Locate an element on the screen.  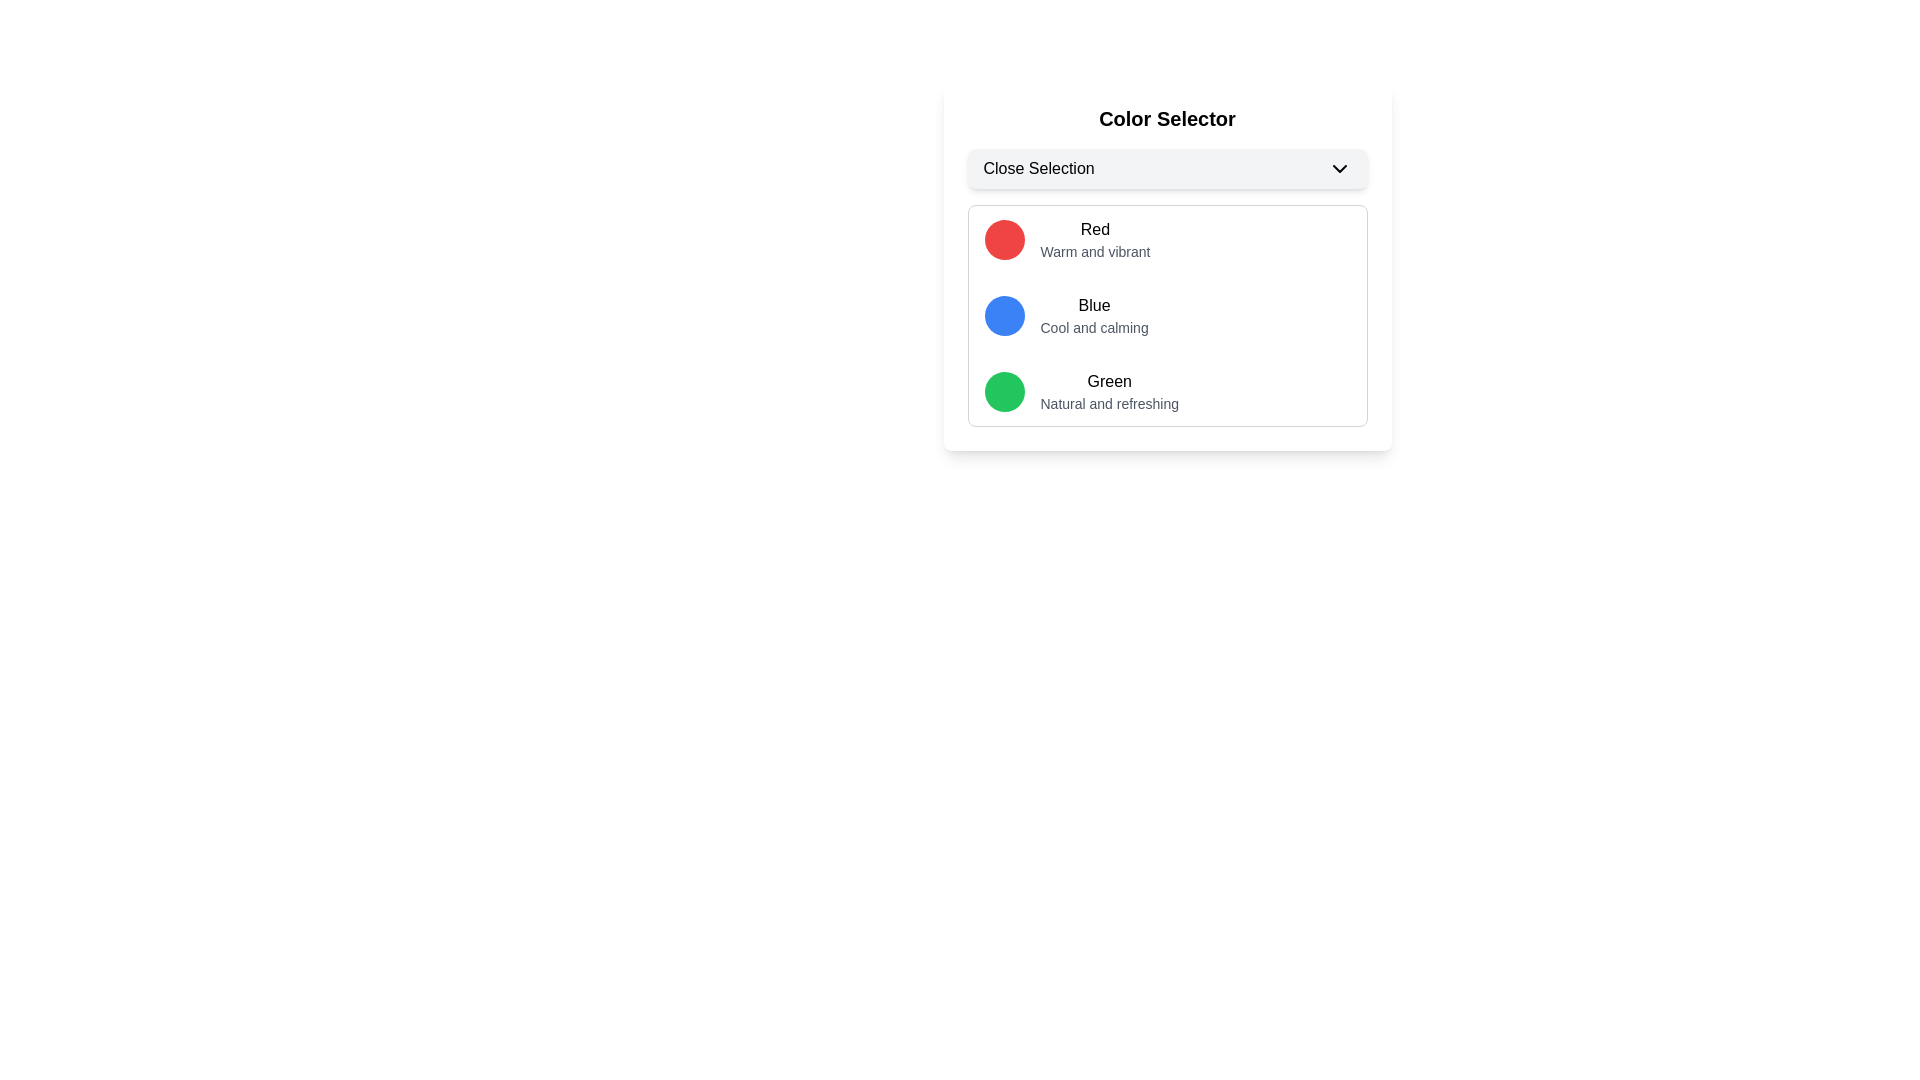
the chevron icon located at the right end of the Close Selection button in the Color Selector section is located at coordinates (1339, 168).